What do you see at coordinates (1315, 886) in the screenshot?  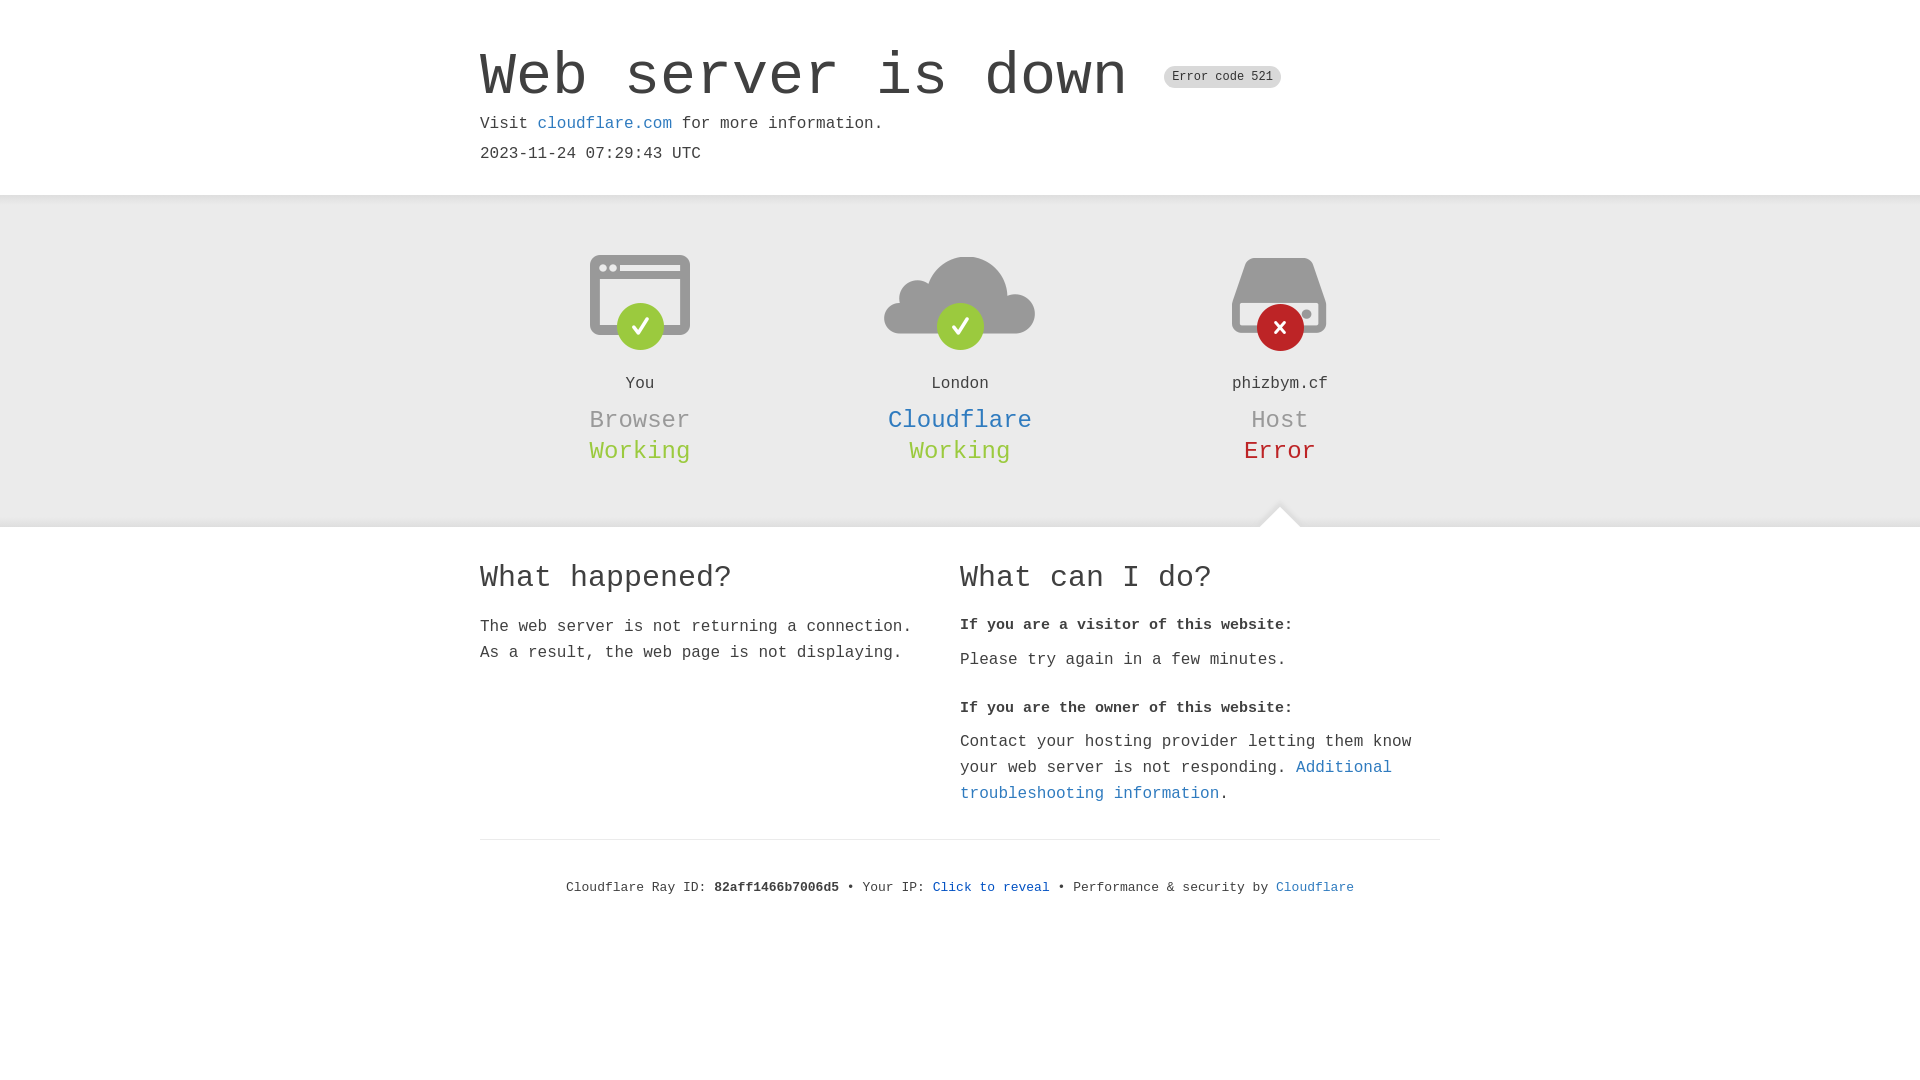 I see `'Cloudflare'` at bounding box center [1315, 886].